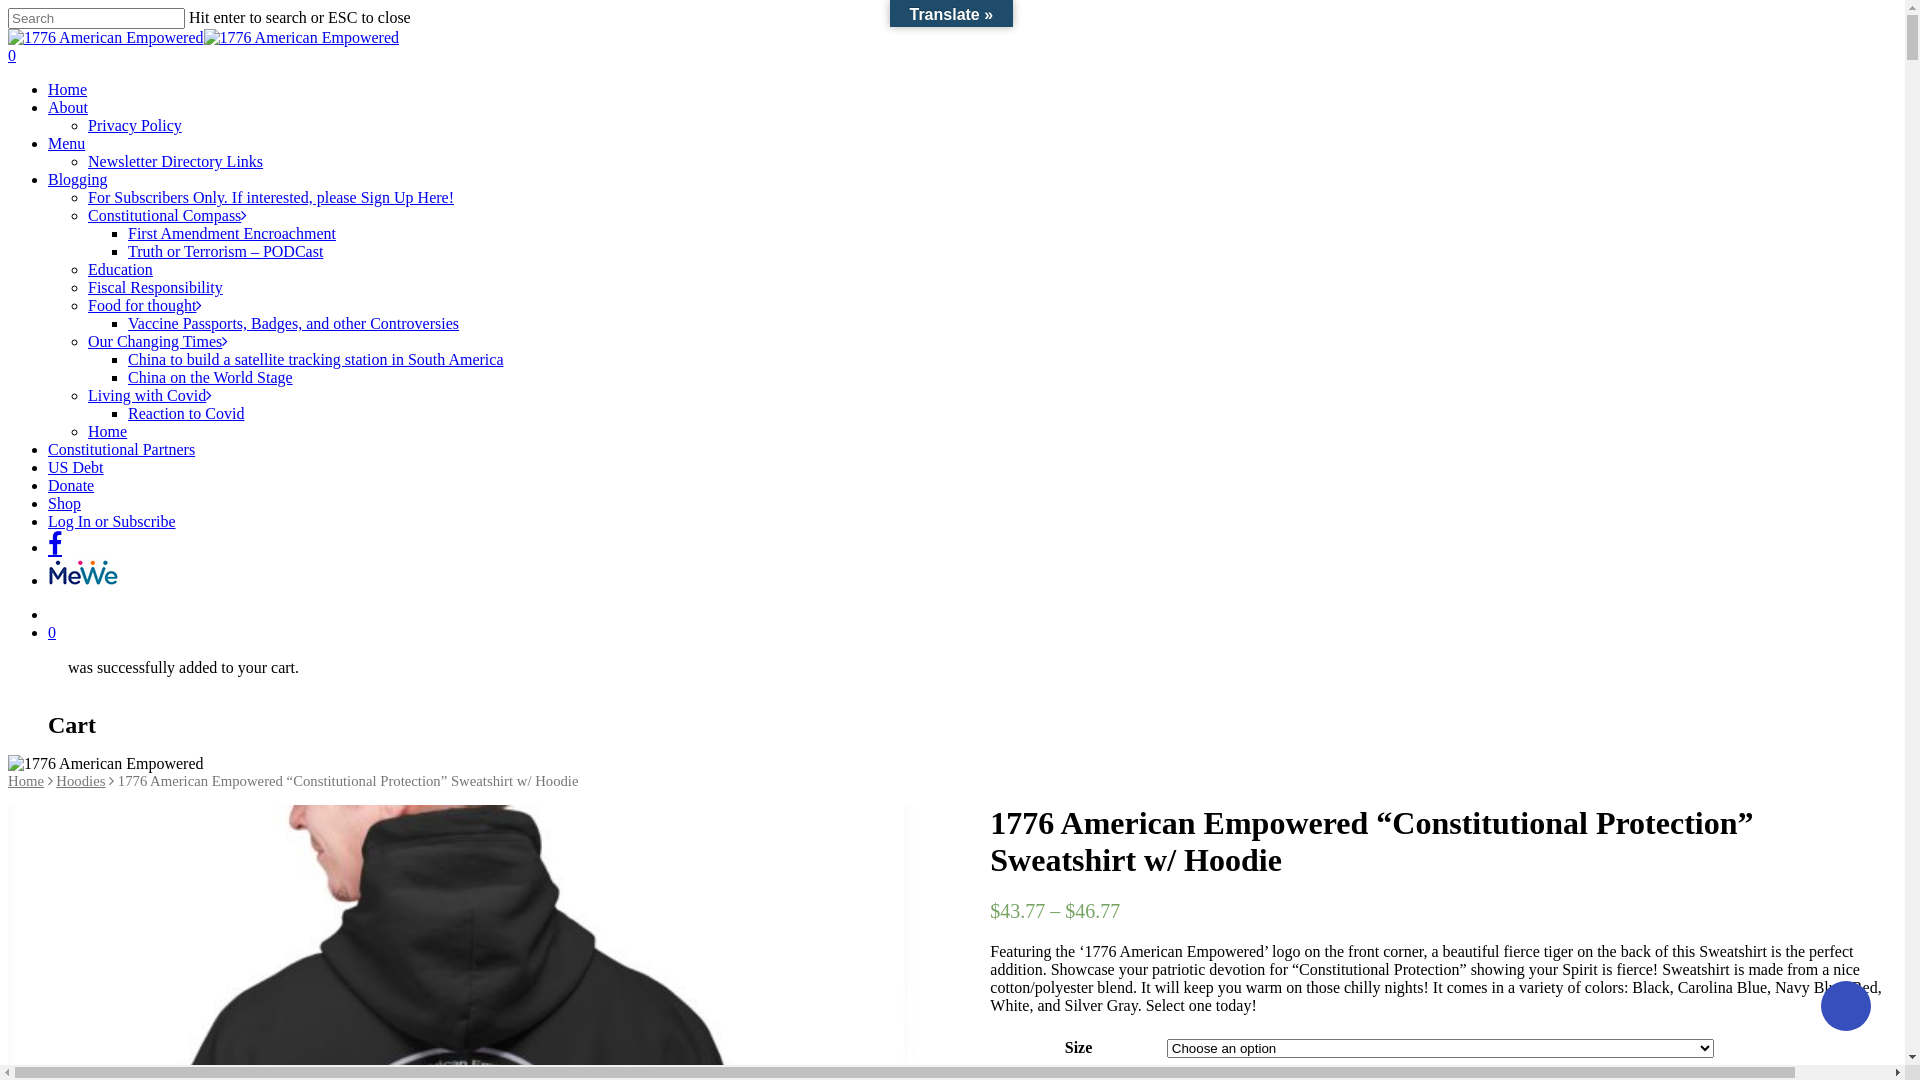  I want to click on 'Reaction to Covid', so click(186, 412).